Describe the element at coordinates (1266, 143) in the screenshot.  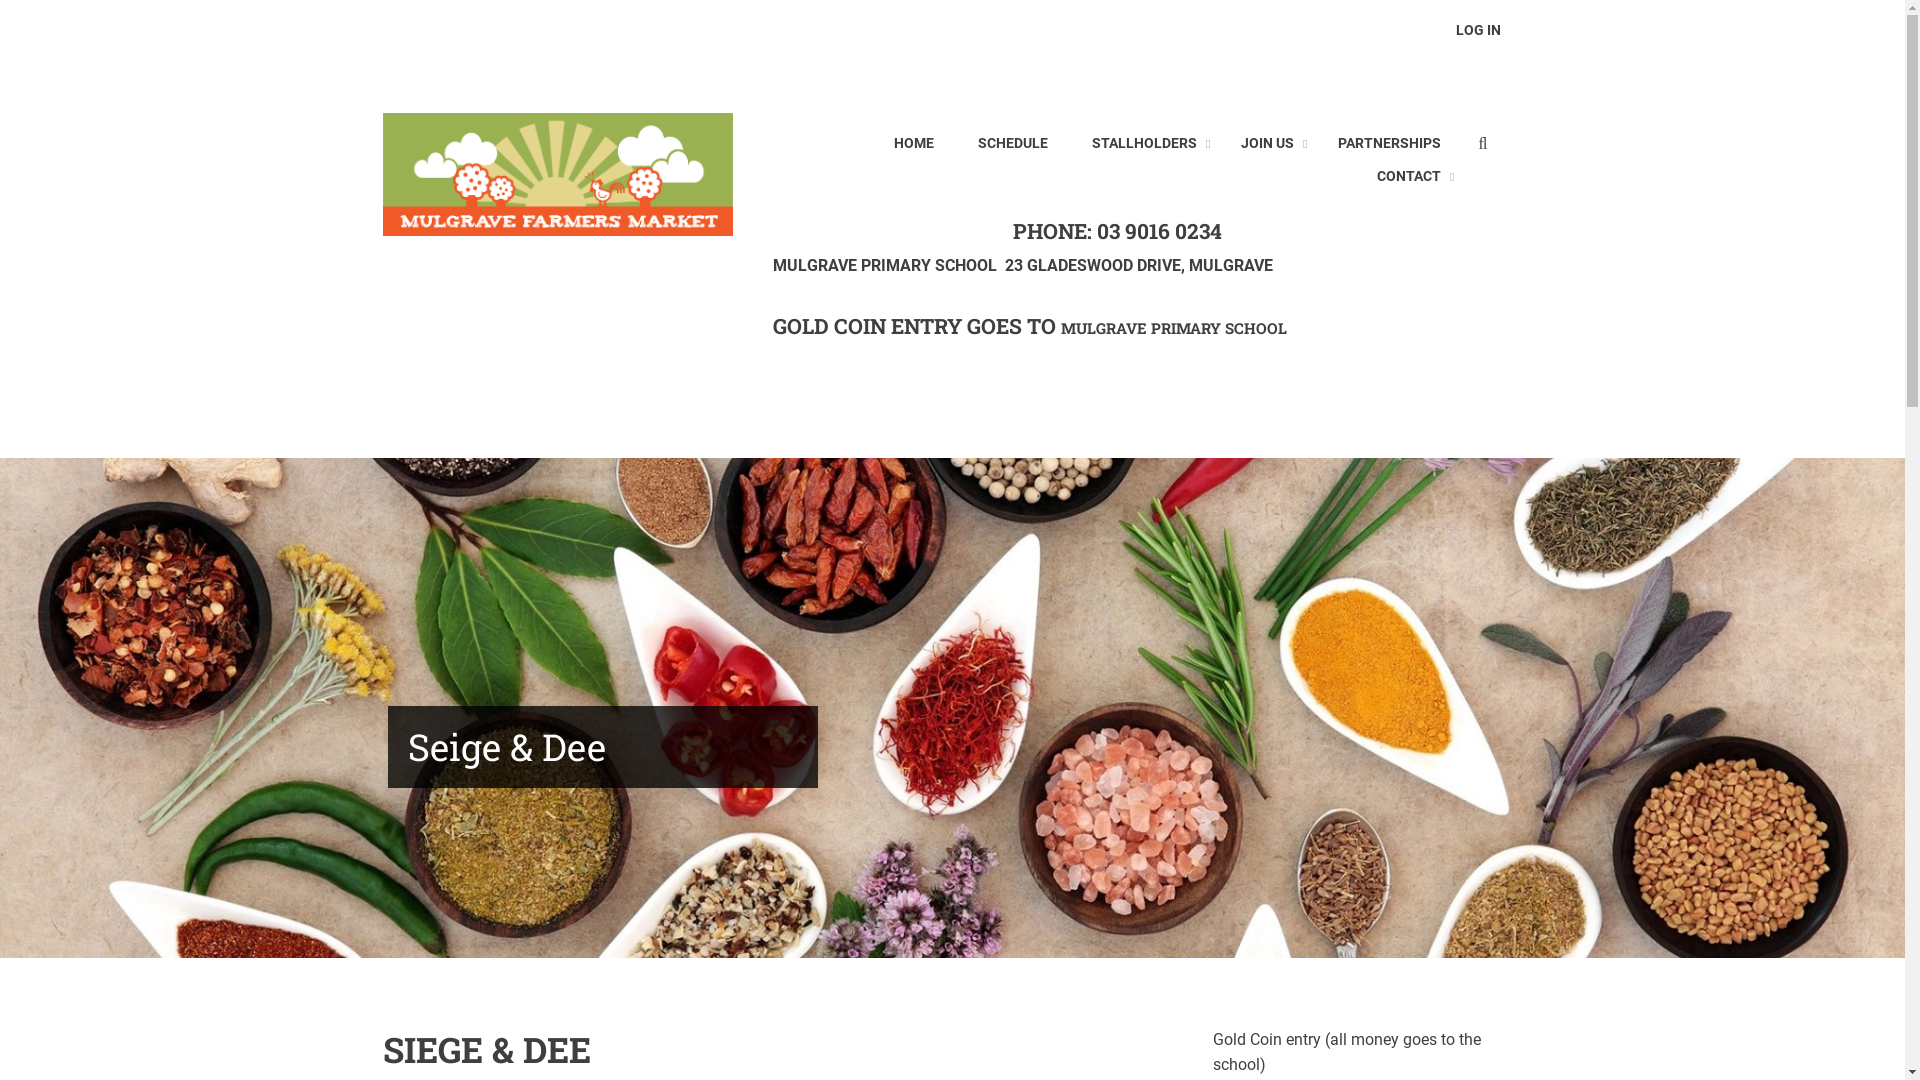
I see `'JOIN US'` at that location.